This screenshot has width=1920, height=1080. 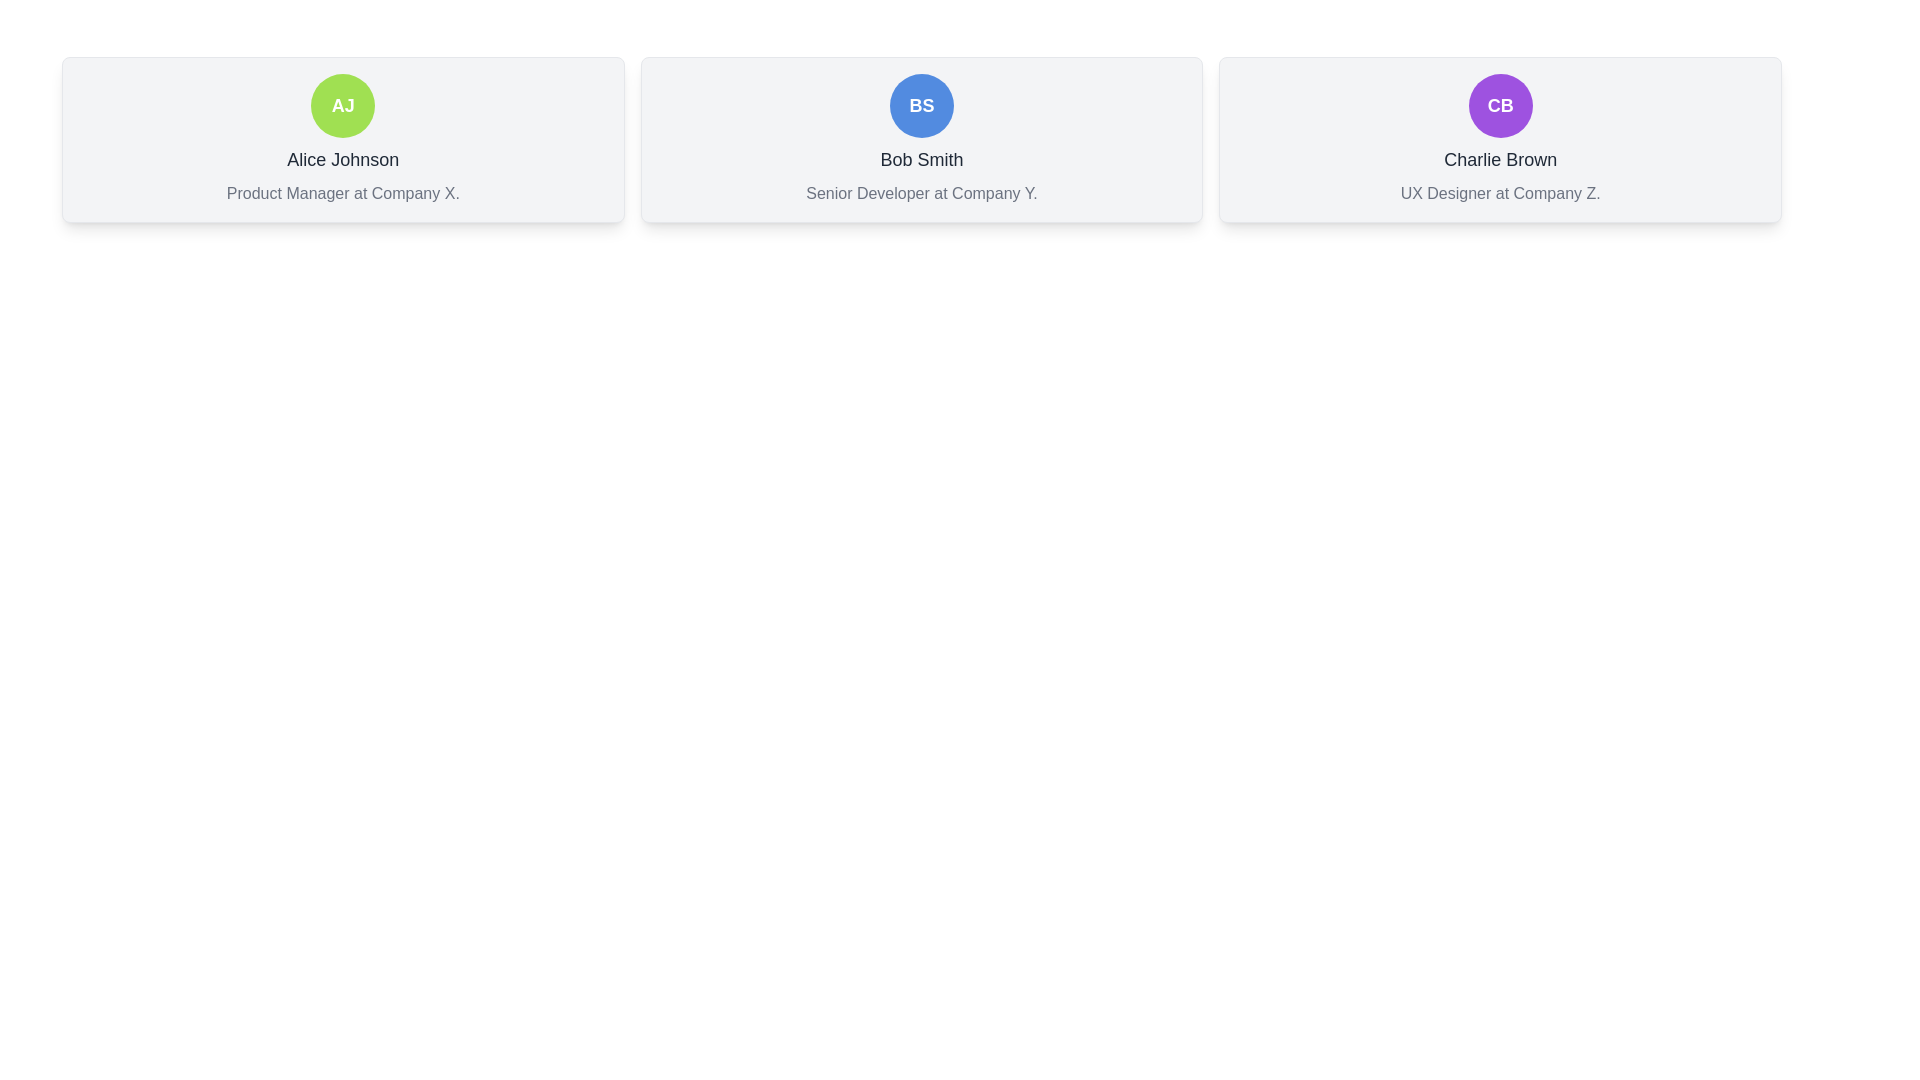 What do you see at coordinates (1500, 193) in the screenshot?
I see `the static text label that displays the job title and company affiliation 'UX Designer at Company Z.', located directly underneath 'Charlie Brown' in the rightmost item of a three-column grid` at bounding box center [1500, 193].